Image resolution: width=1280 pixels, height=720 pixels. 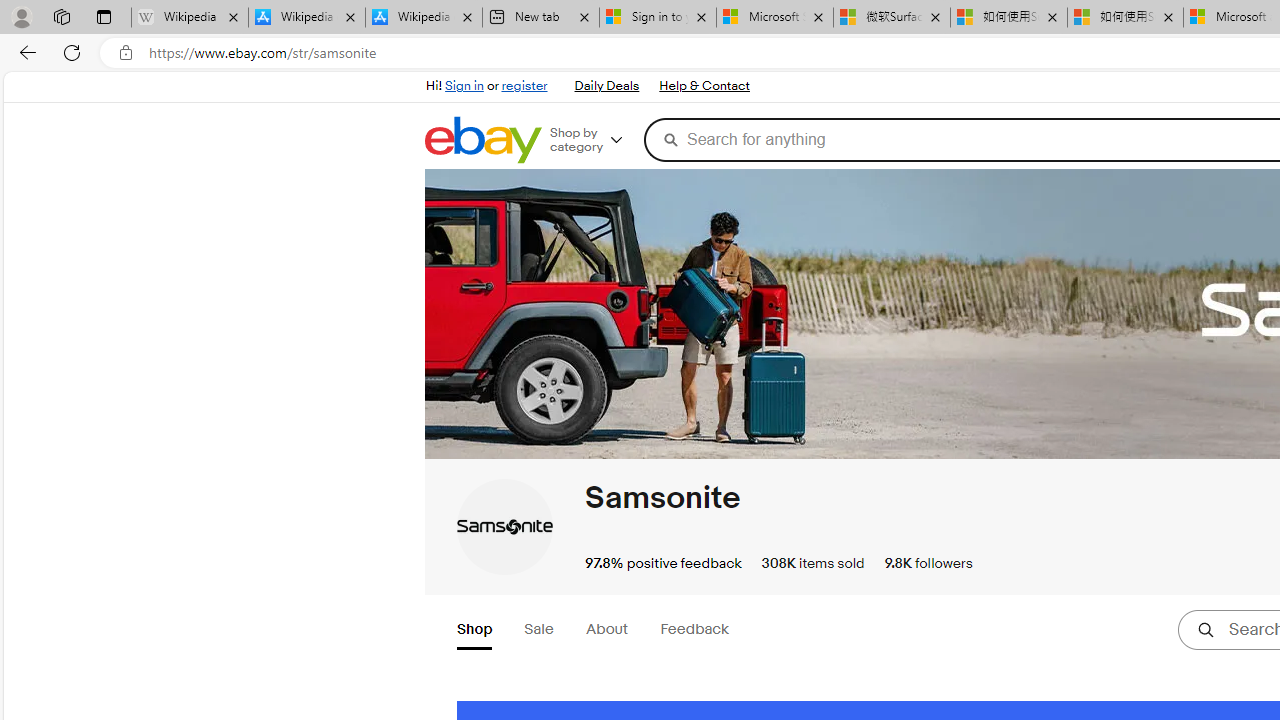 I want to click on 'Help & Contact', so click(x=704, y=86).